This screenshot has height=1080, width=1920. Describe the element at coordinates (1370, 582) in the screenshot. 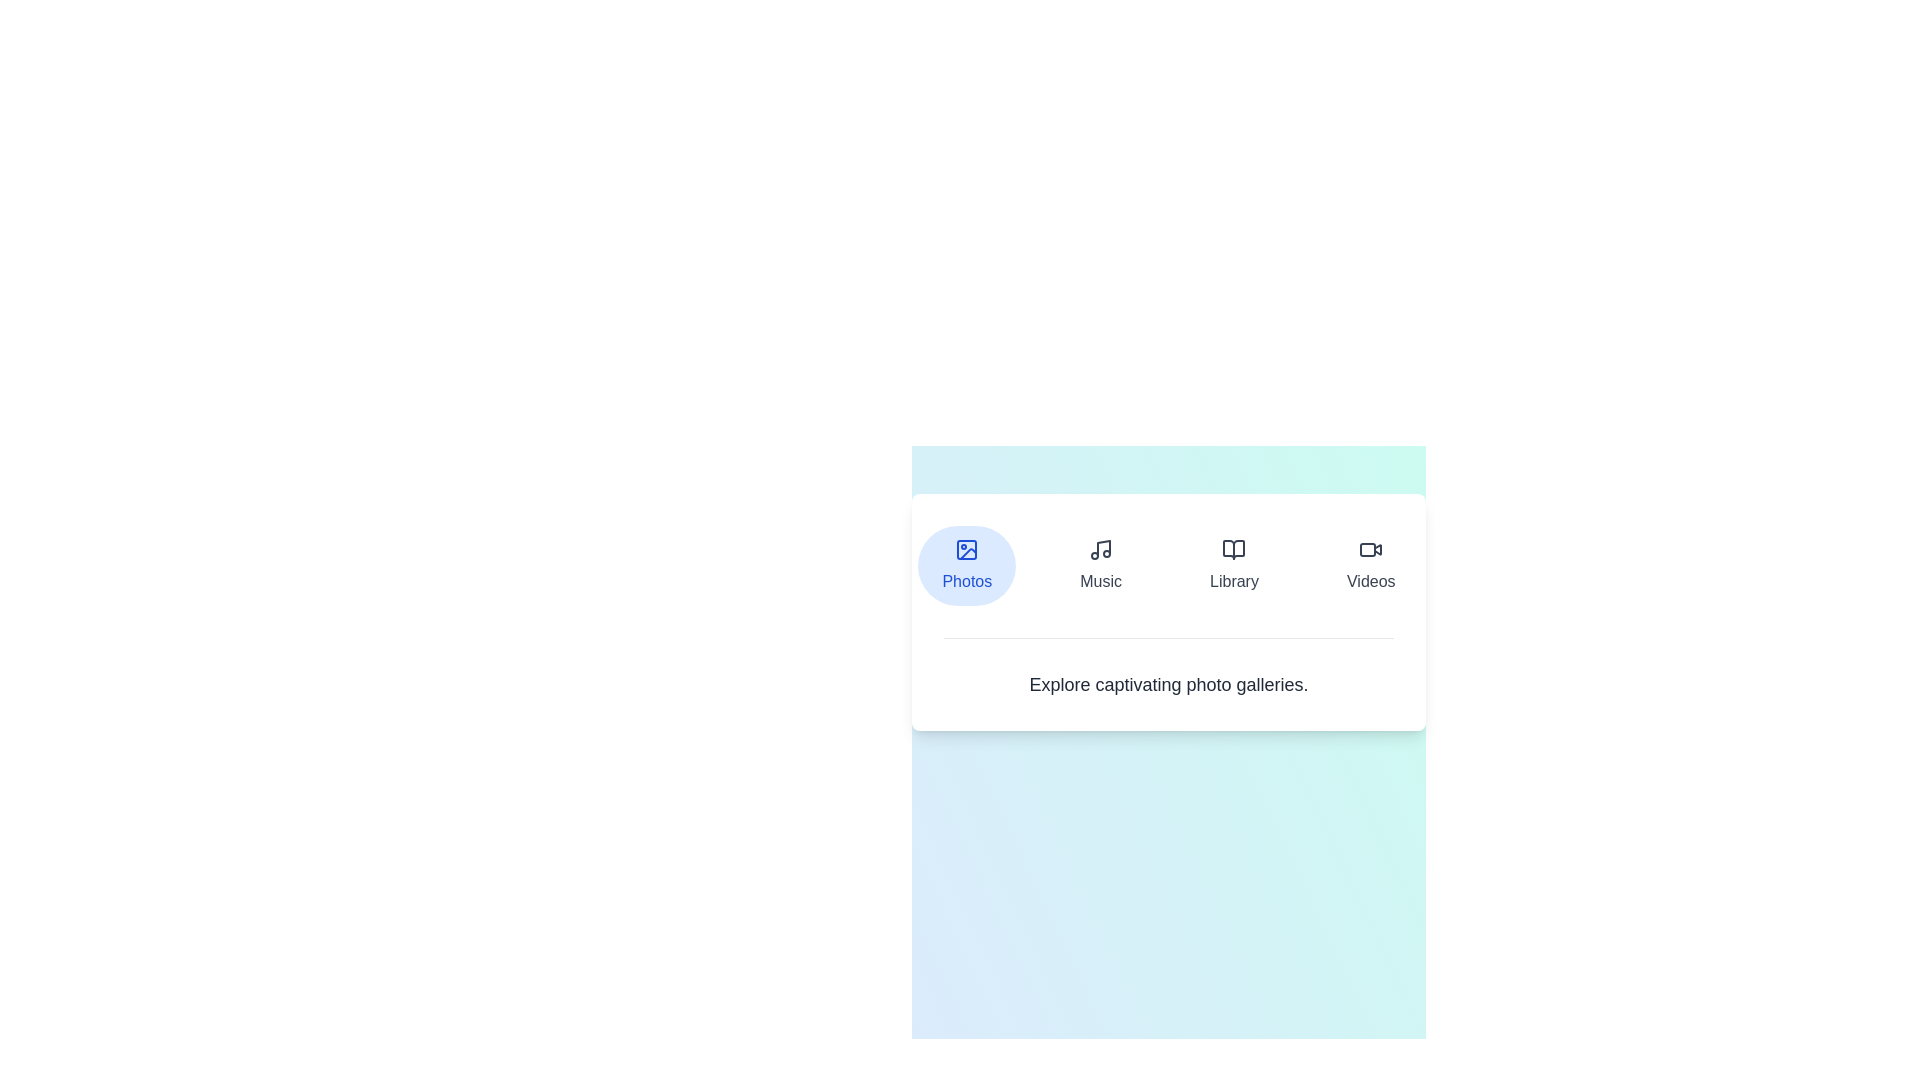

I see `the 'Videos' label, which is the fourth menu option in the horizontal menu, positioned beneath the video icon and adjacent to the 'Library' option` at that location.